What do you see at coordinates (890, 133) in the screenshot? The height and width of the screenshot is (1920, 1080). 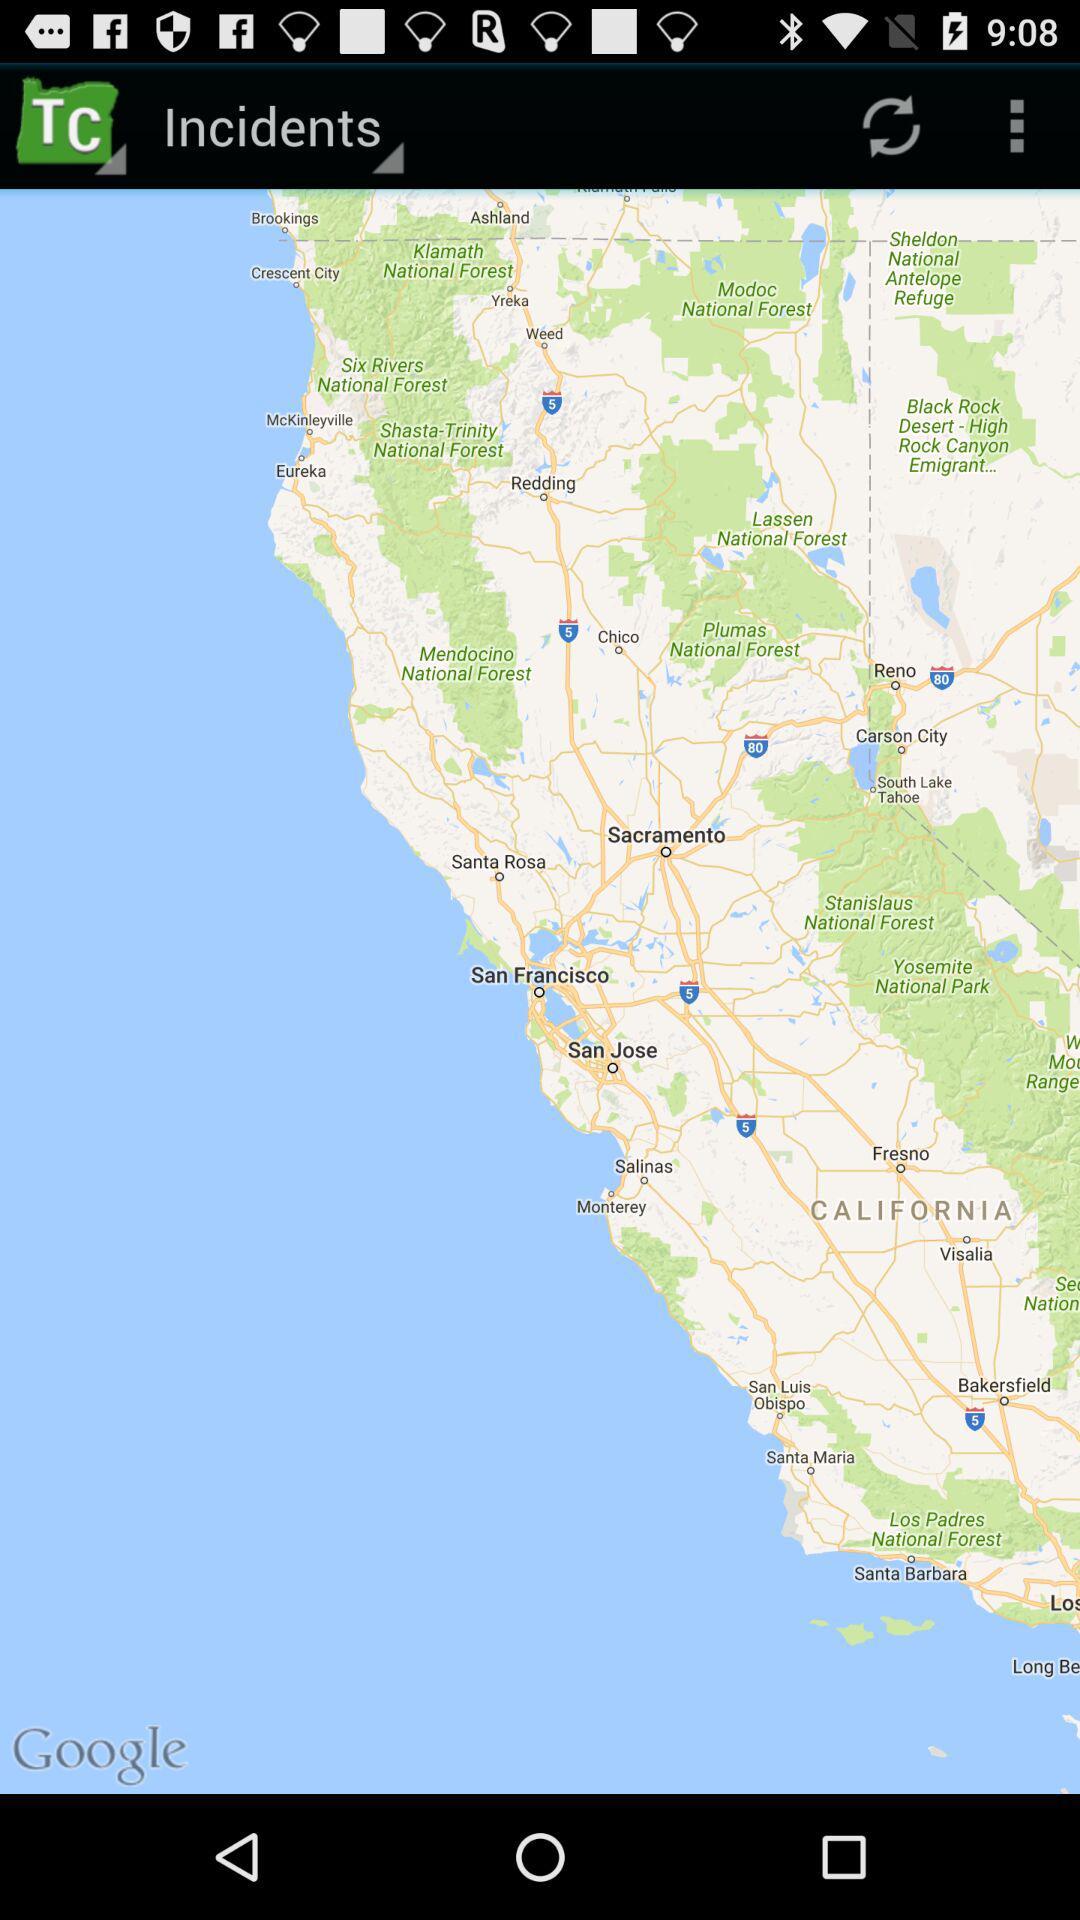 I see `the refresh icon` at bounding box center [890, 133].